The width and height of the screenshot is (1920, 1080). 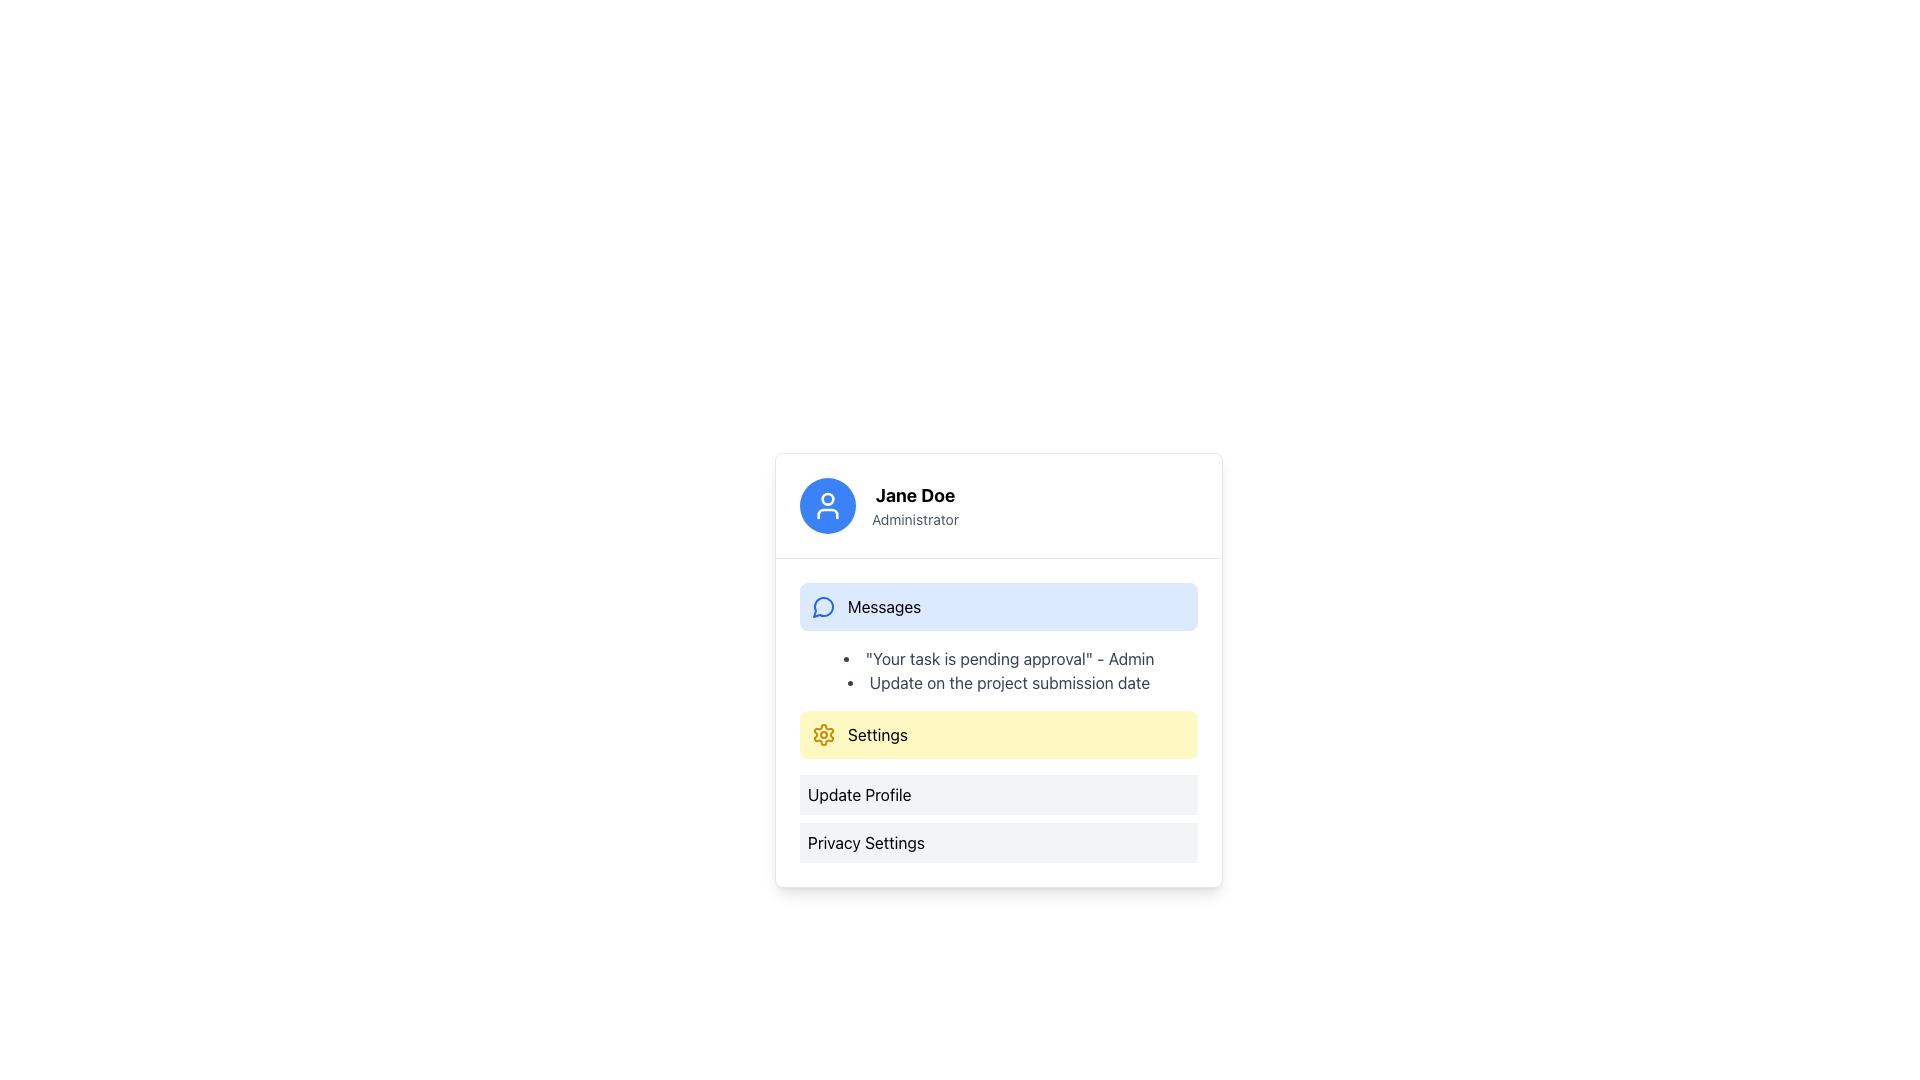 What do you see at coordinates (998, 681) in the screenshot?
I see `the static text element displaying the project submission date notification, located below the 'Your task is pending approval - Admin' text in the 'Messages' section` at bounding box center [998, 681].